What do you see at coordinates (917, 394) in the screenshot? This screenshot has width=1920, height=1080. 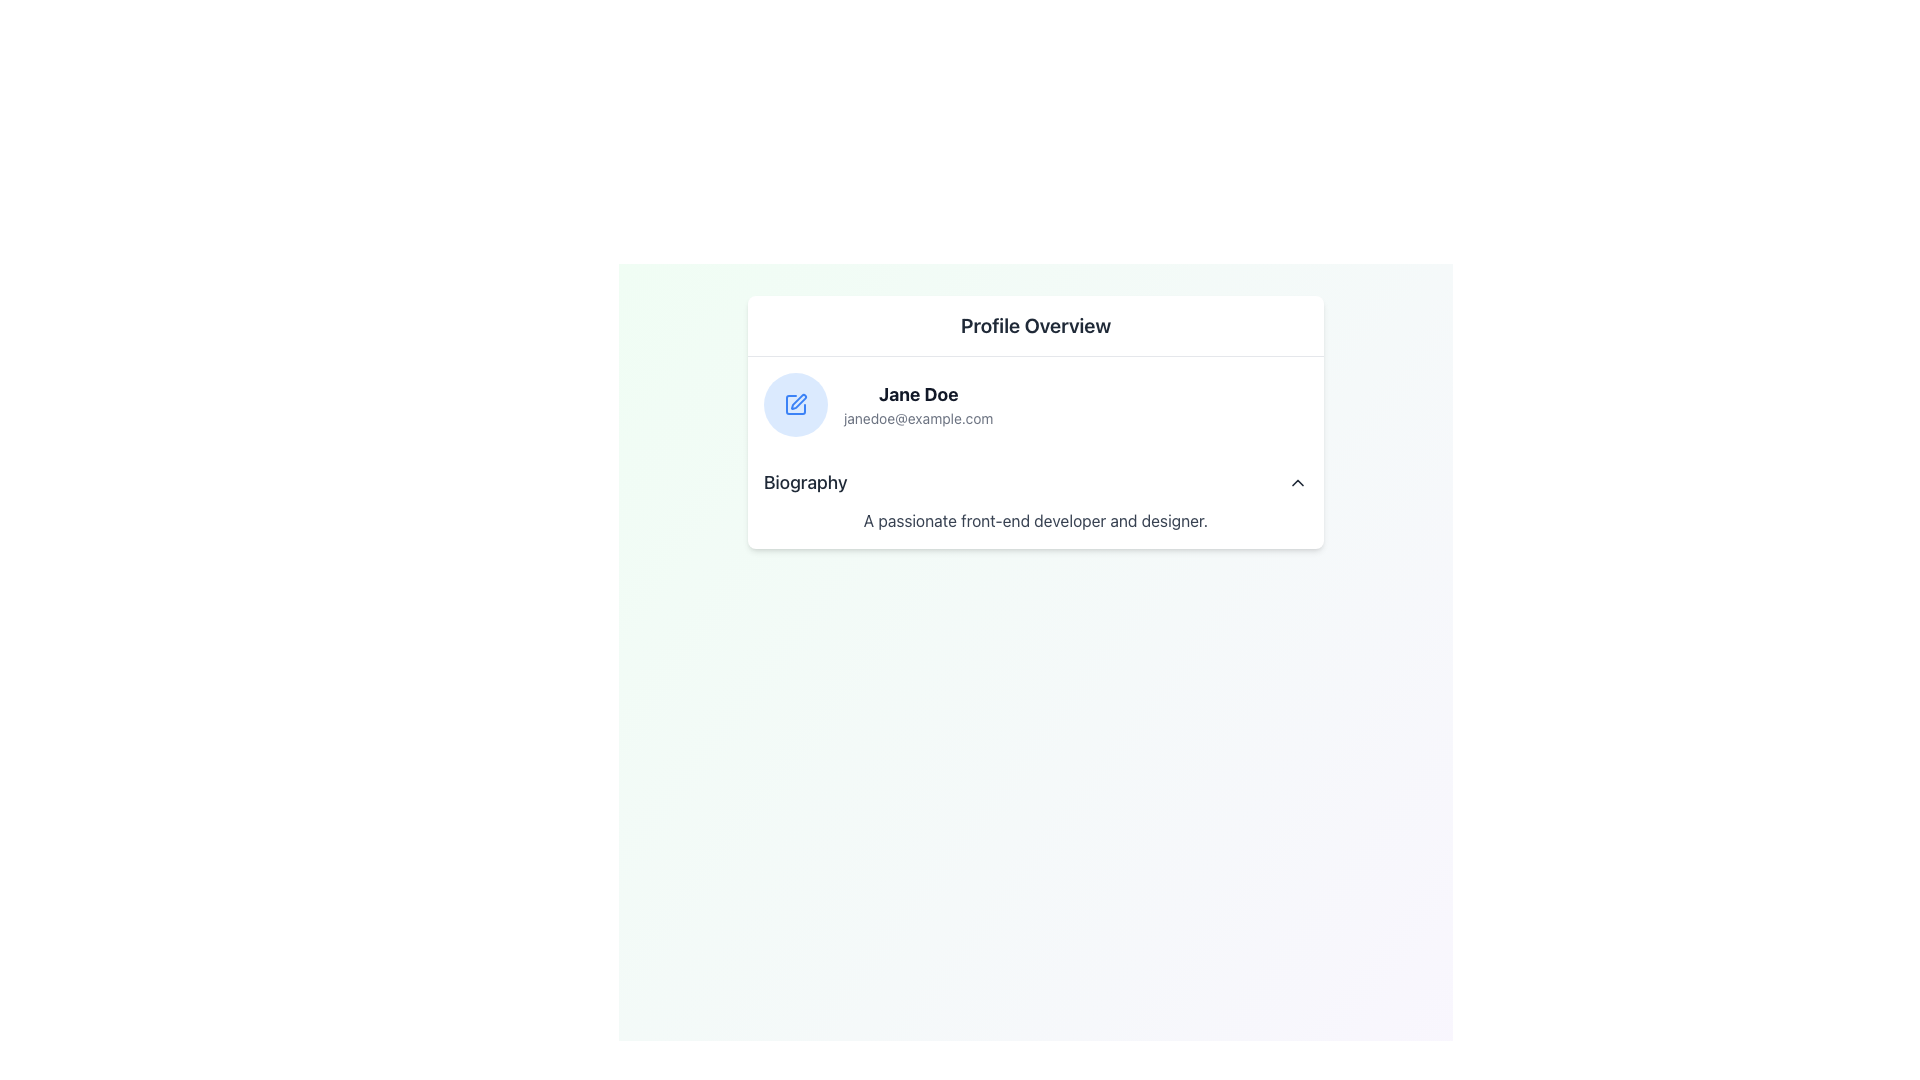 I see `the bolded text label displaying 'Jane Doe' in the profile overview section` at bounding box center [917, 394].